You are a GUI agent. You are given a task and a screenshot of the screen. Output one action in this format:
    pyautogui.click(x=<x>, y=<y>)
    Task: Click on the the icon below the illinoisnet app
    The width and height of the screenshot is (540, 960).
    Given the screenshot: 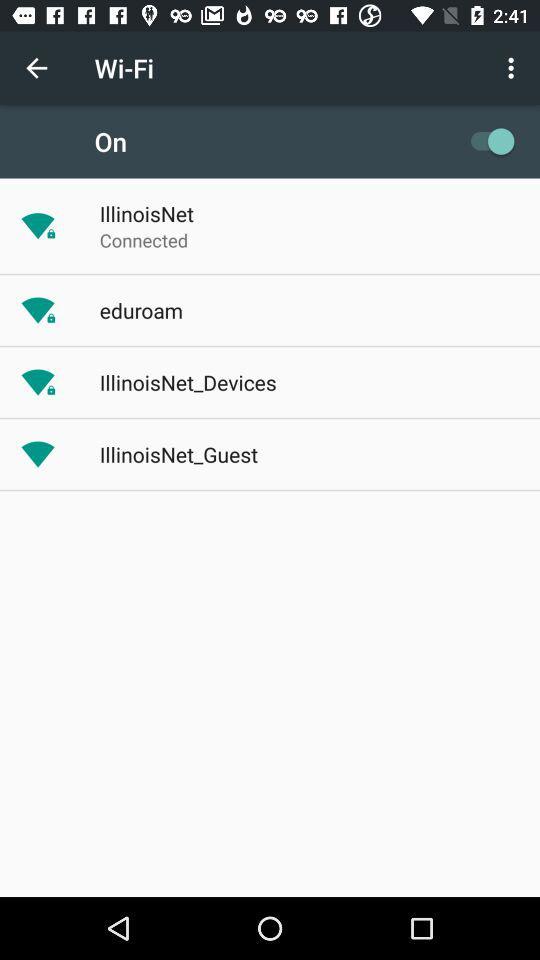 What is the action you would take?
    pyautogui.click(x=143, y=240)
    